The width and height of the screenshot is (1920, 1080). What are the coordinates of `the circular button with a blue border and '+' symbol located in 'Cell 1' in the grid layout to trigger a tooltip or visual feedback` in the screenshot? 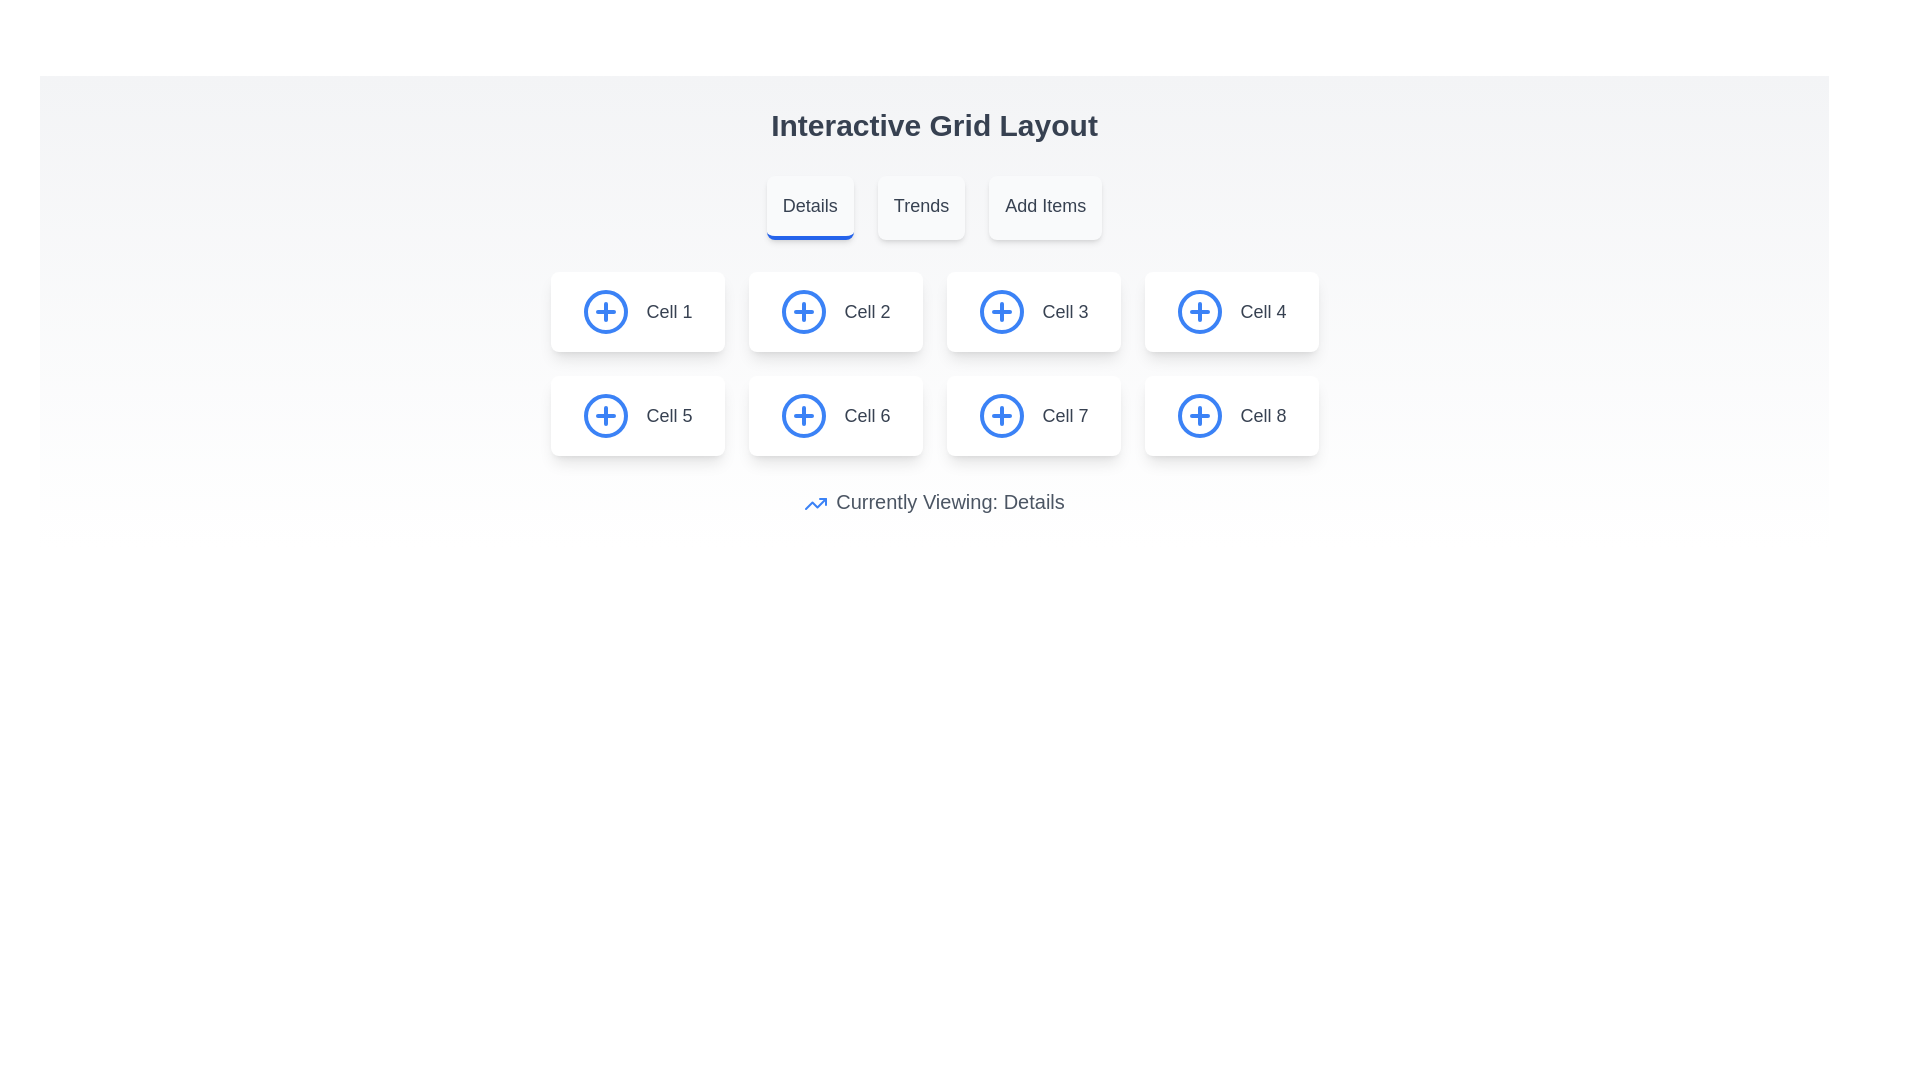 It's located at (605, 312).